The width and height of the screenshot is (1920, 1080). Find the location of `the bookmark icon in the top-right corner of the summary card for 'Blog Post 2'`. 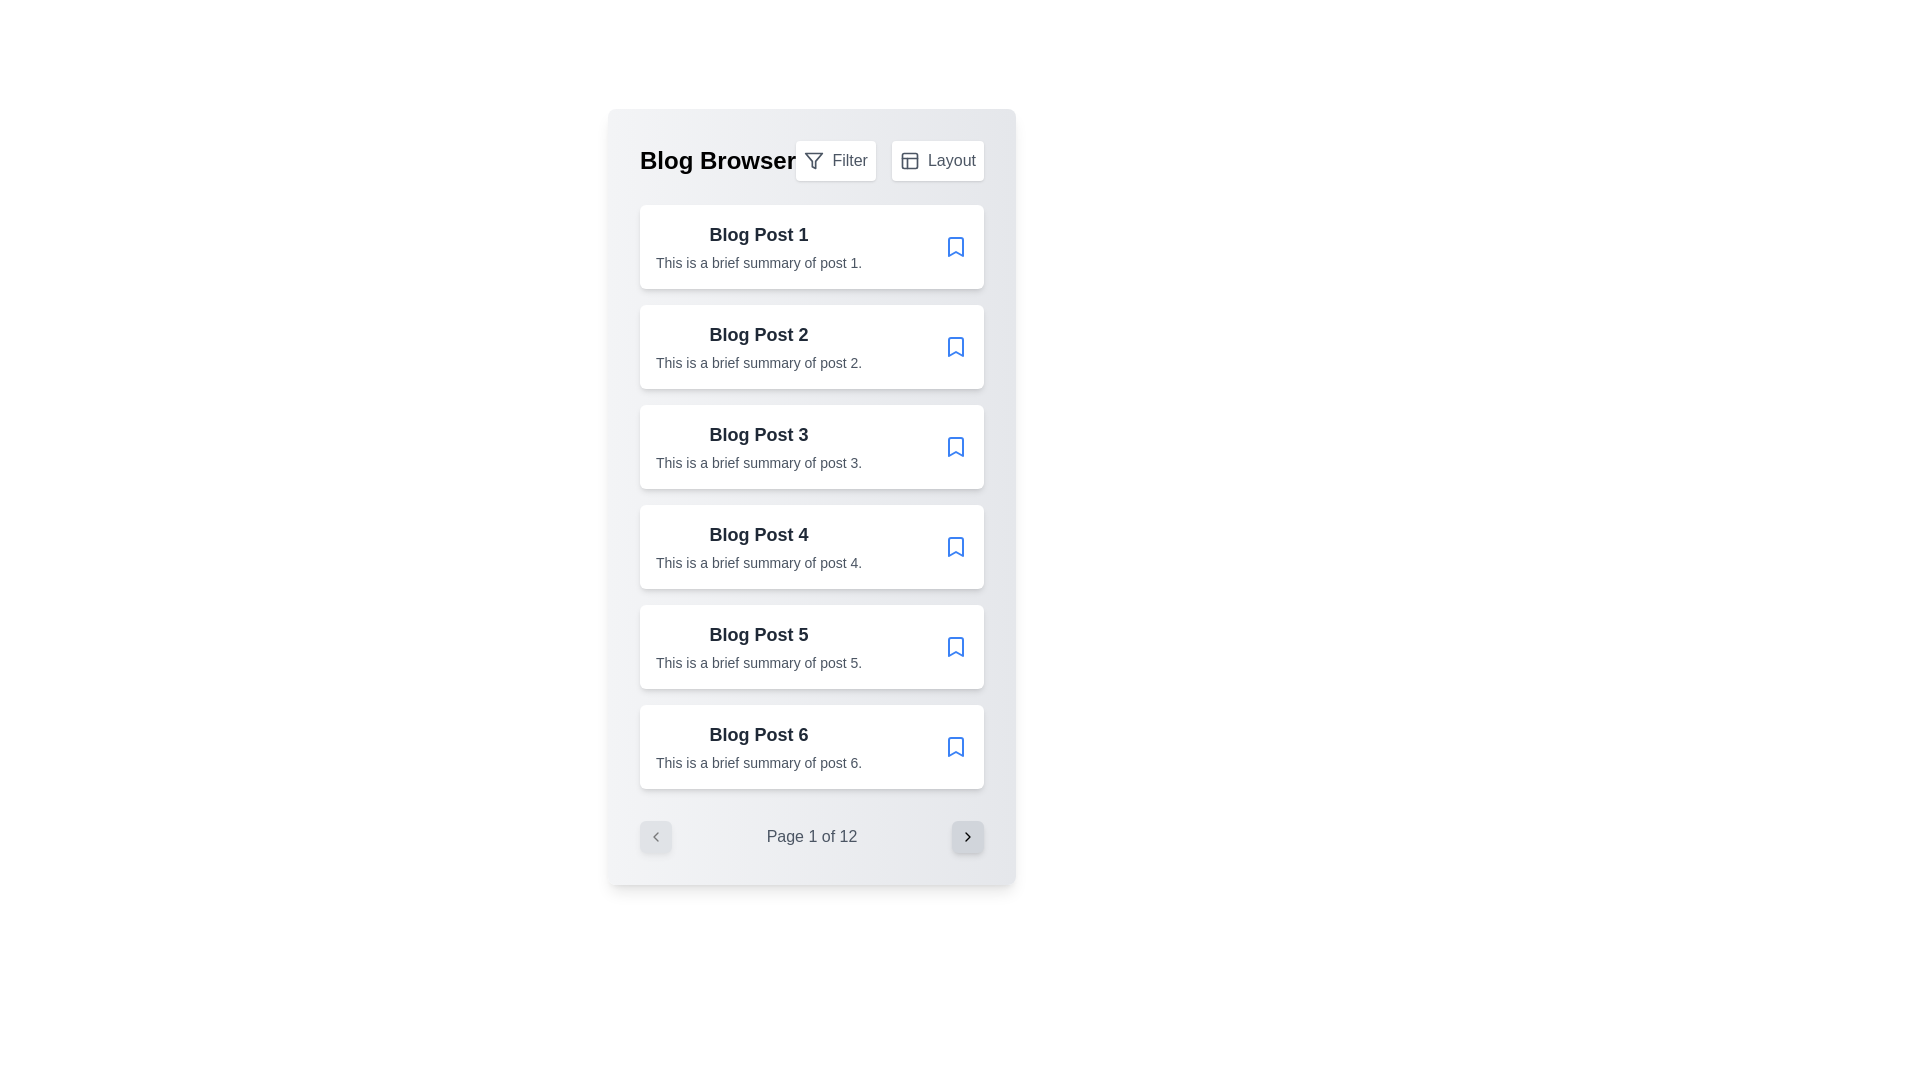

the bookmark icon in the top-right corner of the summary card for 'Blog Post 2' is located at coordinates (954, 346).